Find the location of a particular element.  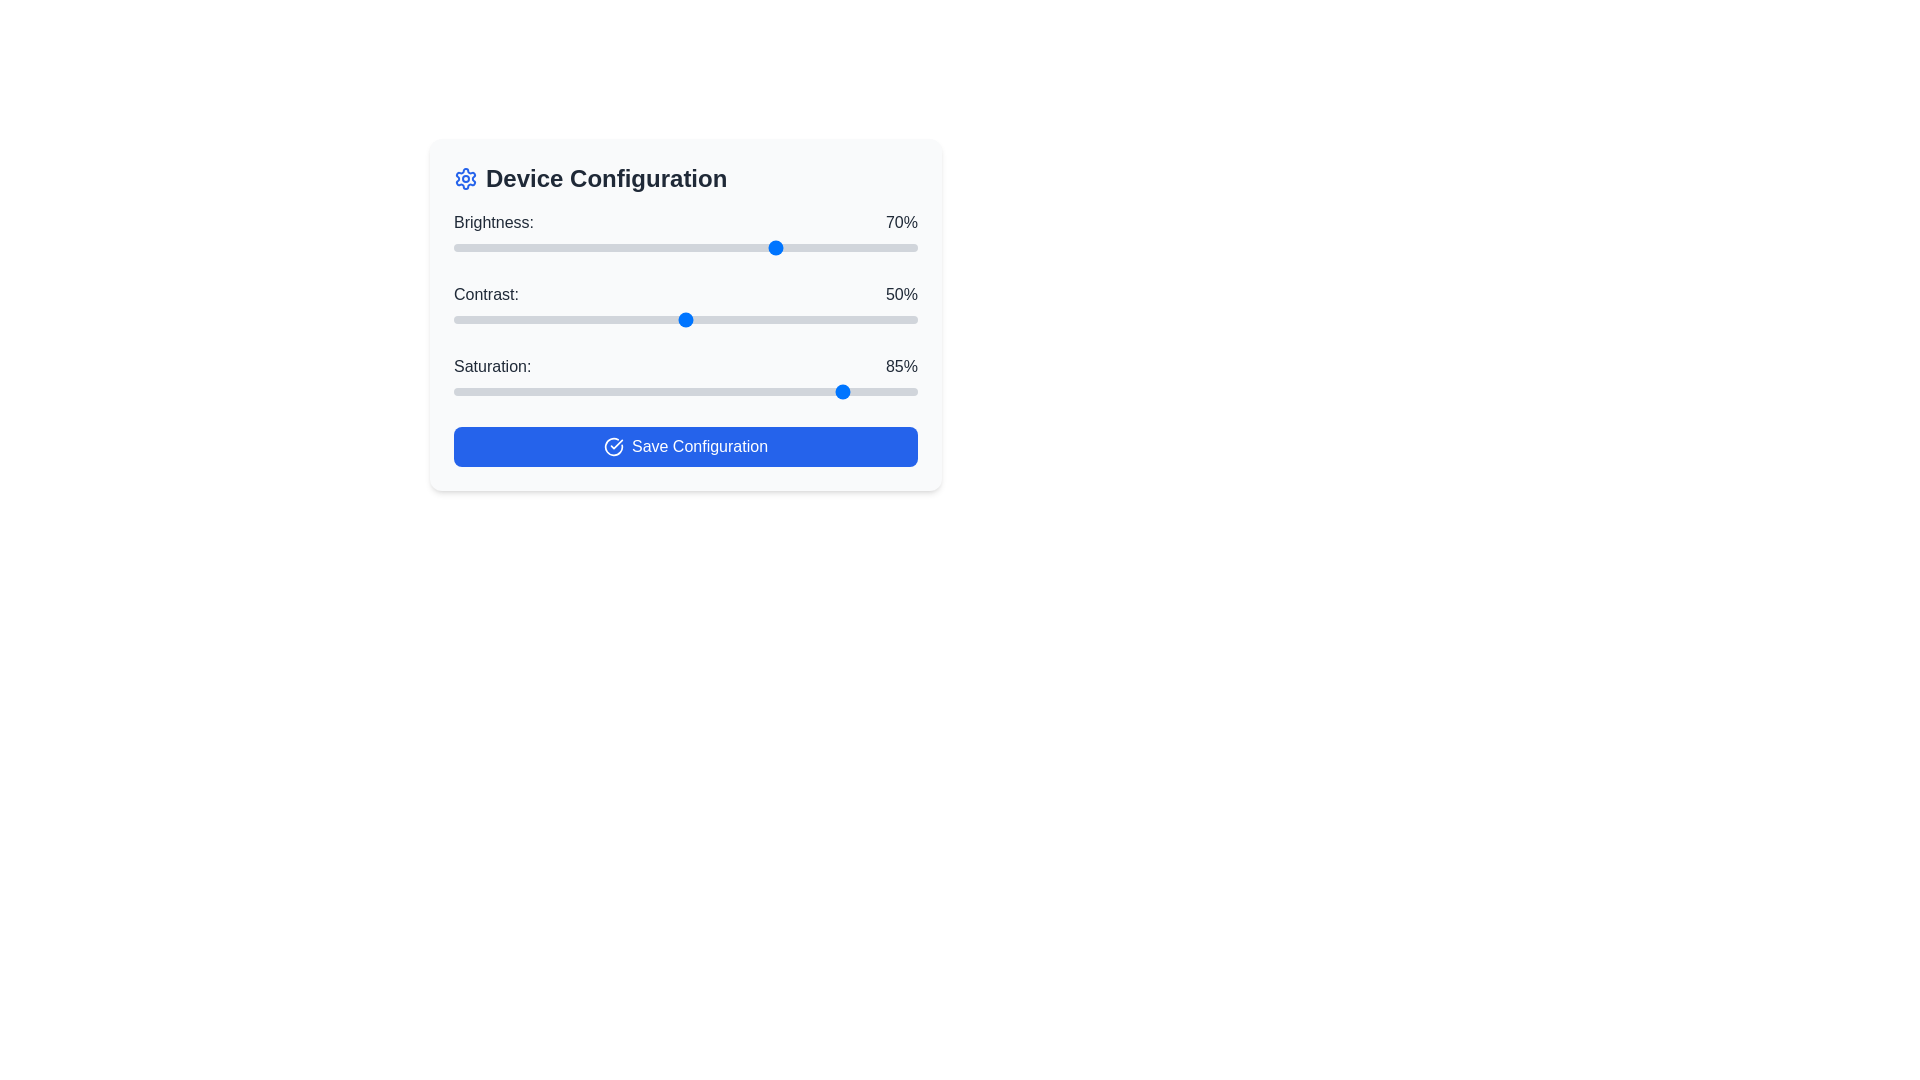

the saturation level is located at coordinates (476, 392).